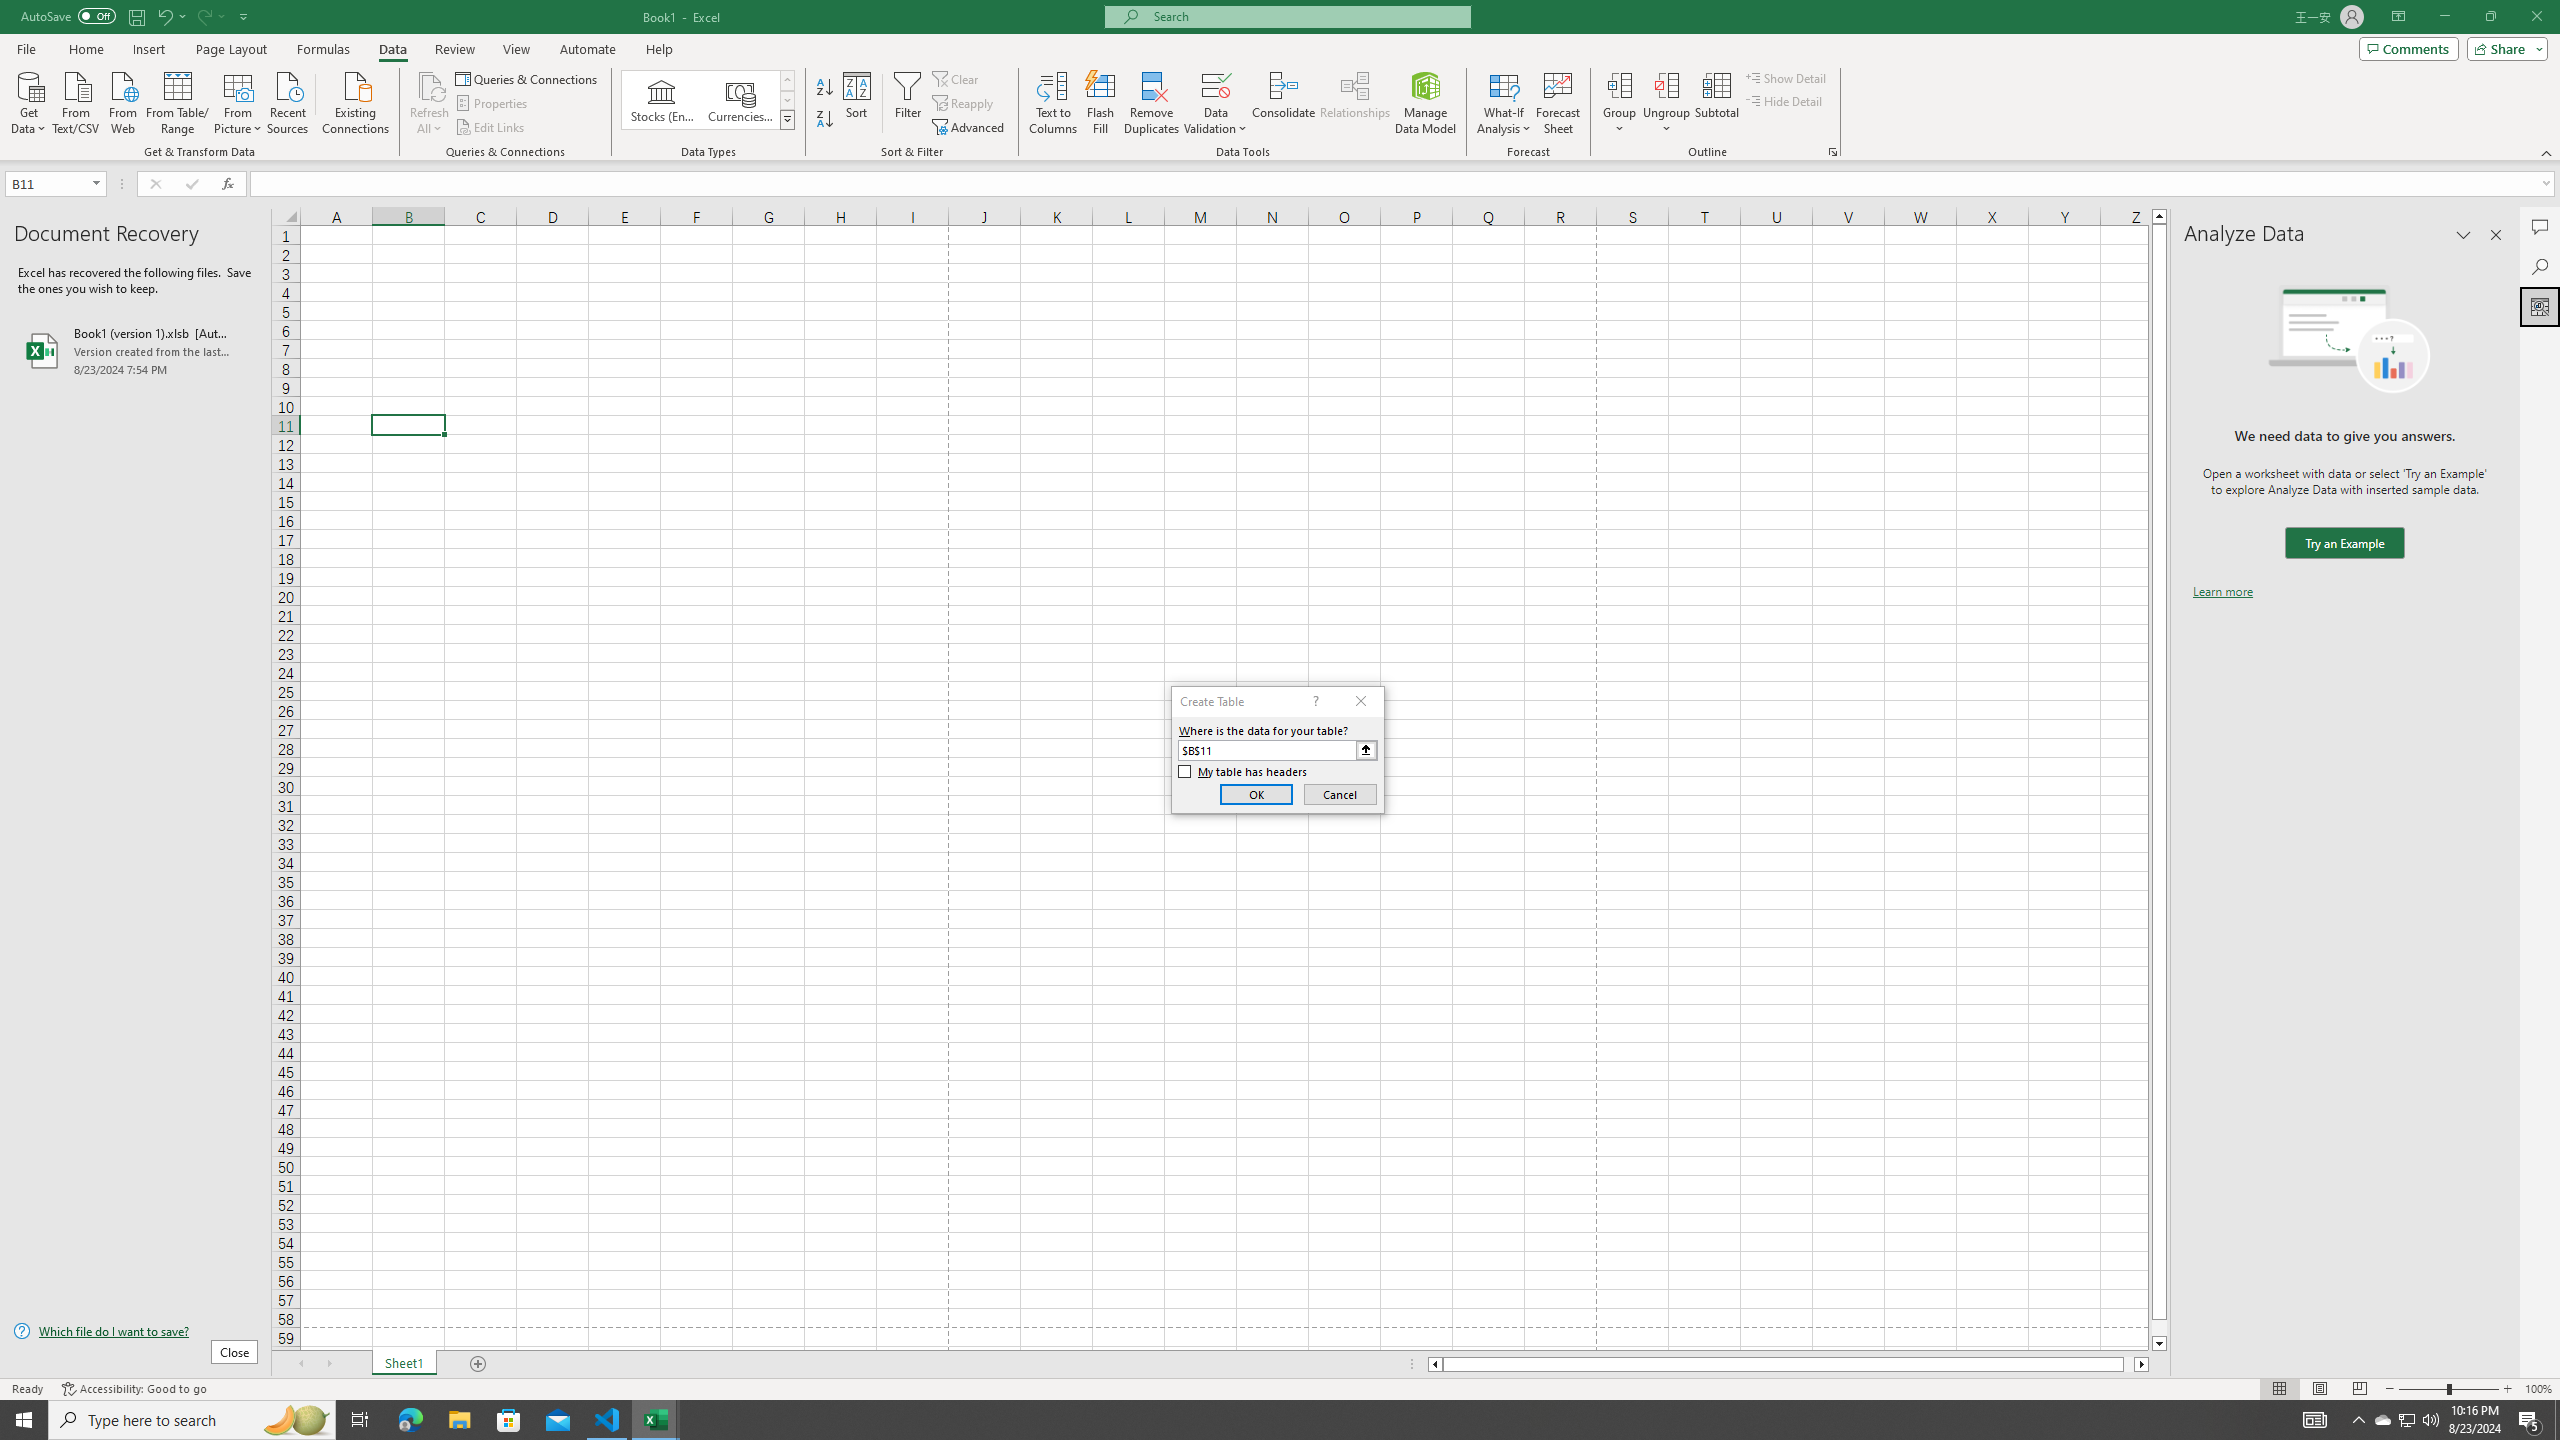  I want to click on 'Edit Links', so click(490, 127).